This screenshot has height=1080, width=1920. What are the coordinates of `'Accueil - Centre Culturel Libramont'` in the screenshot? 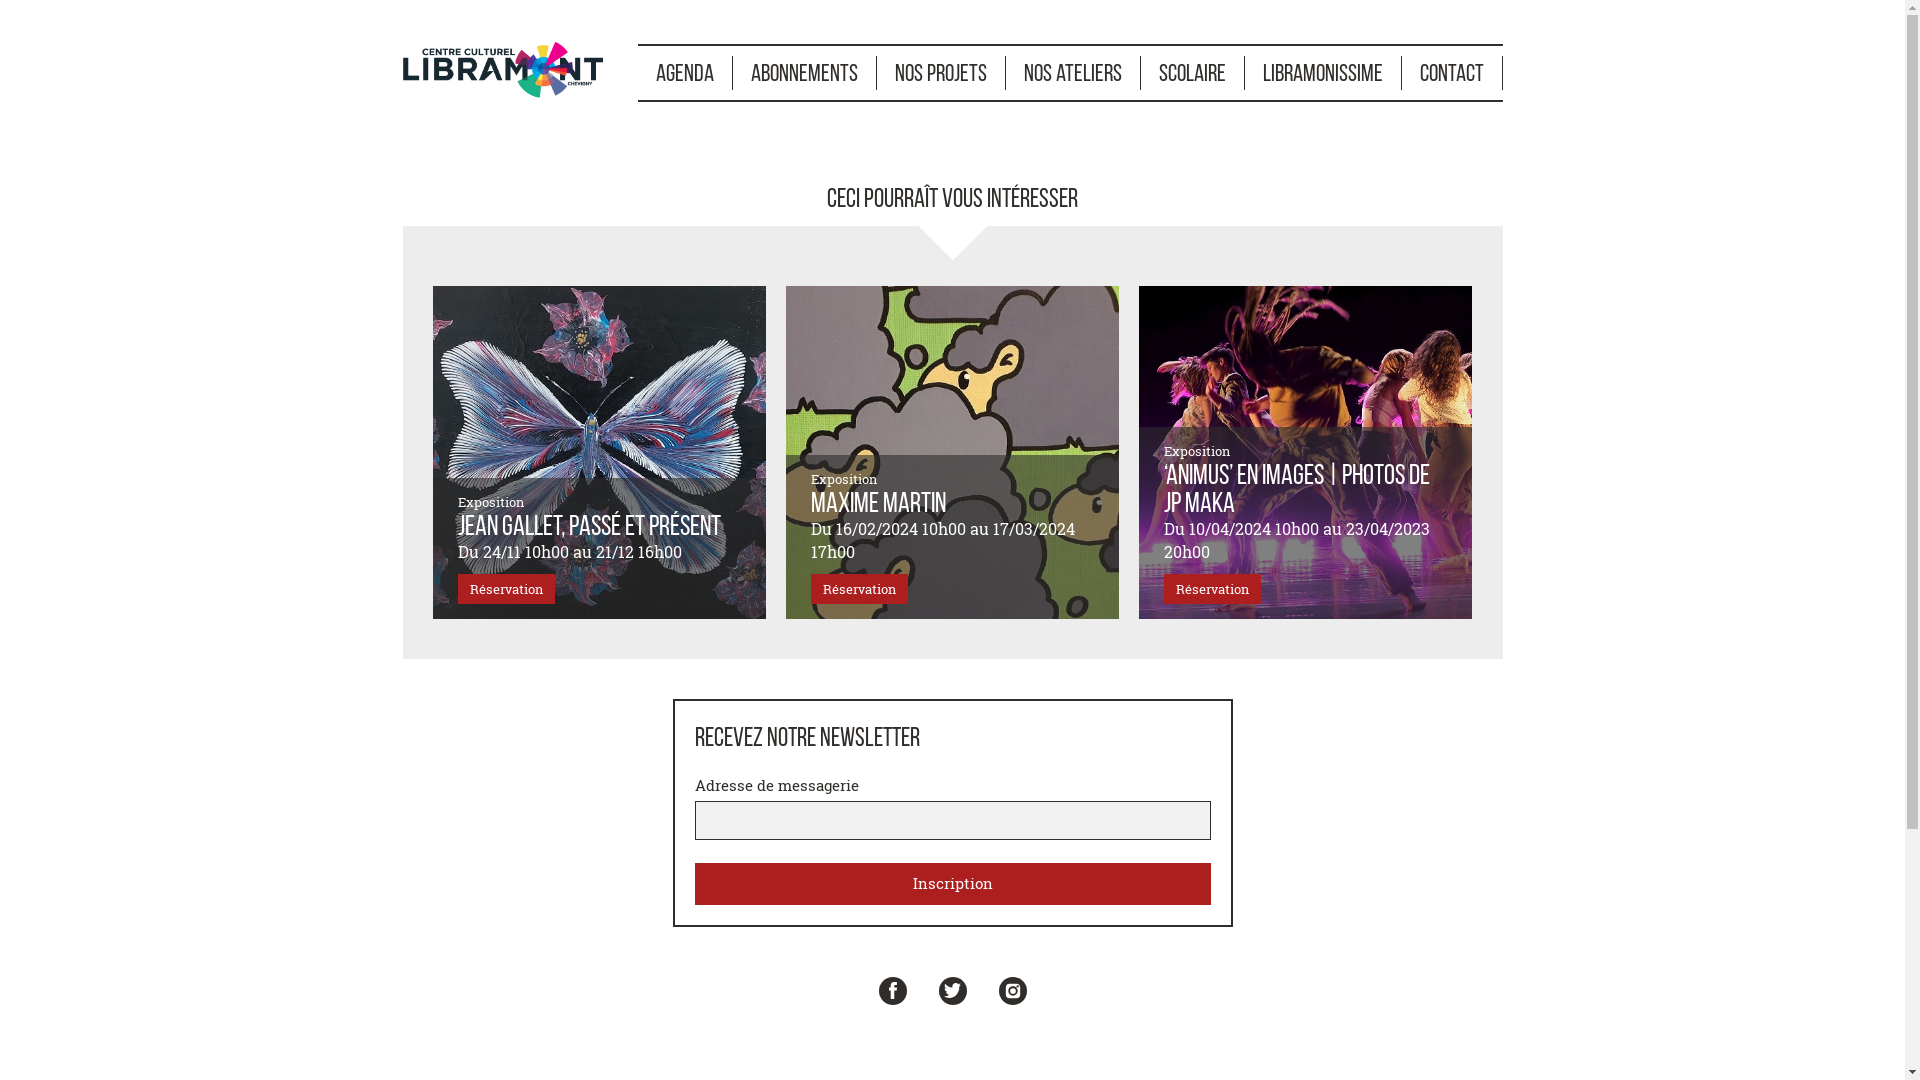 It's located at (502, 65).